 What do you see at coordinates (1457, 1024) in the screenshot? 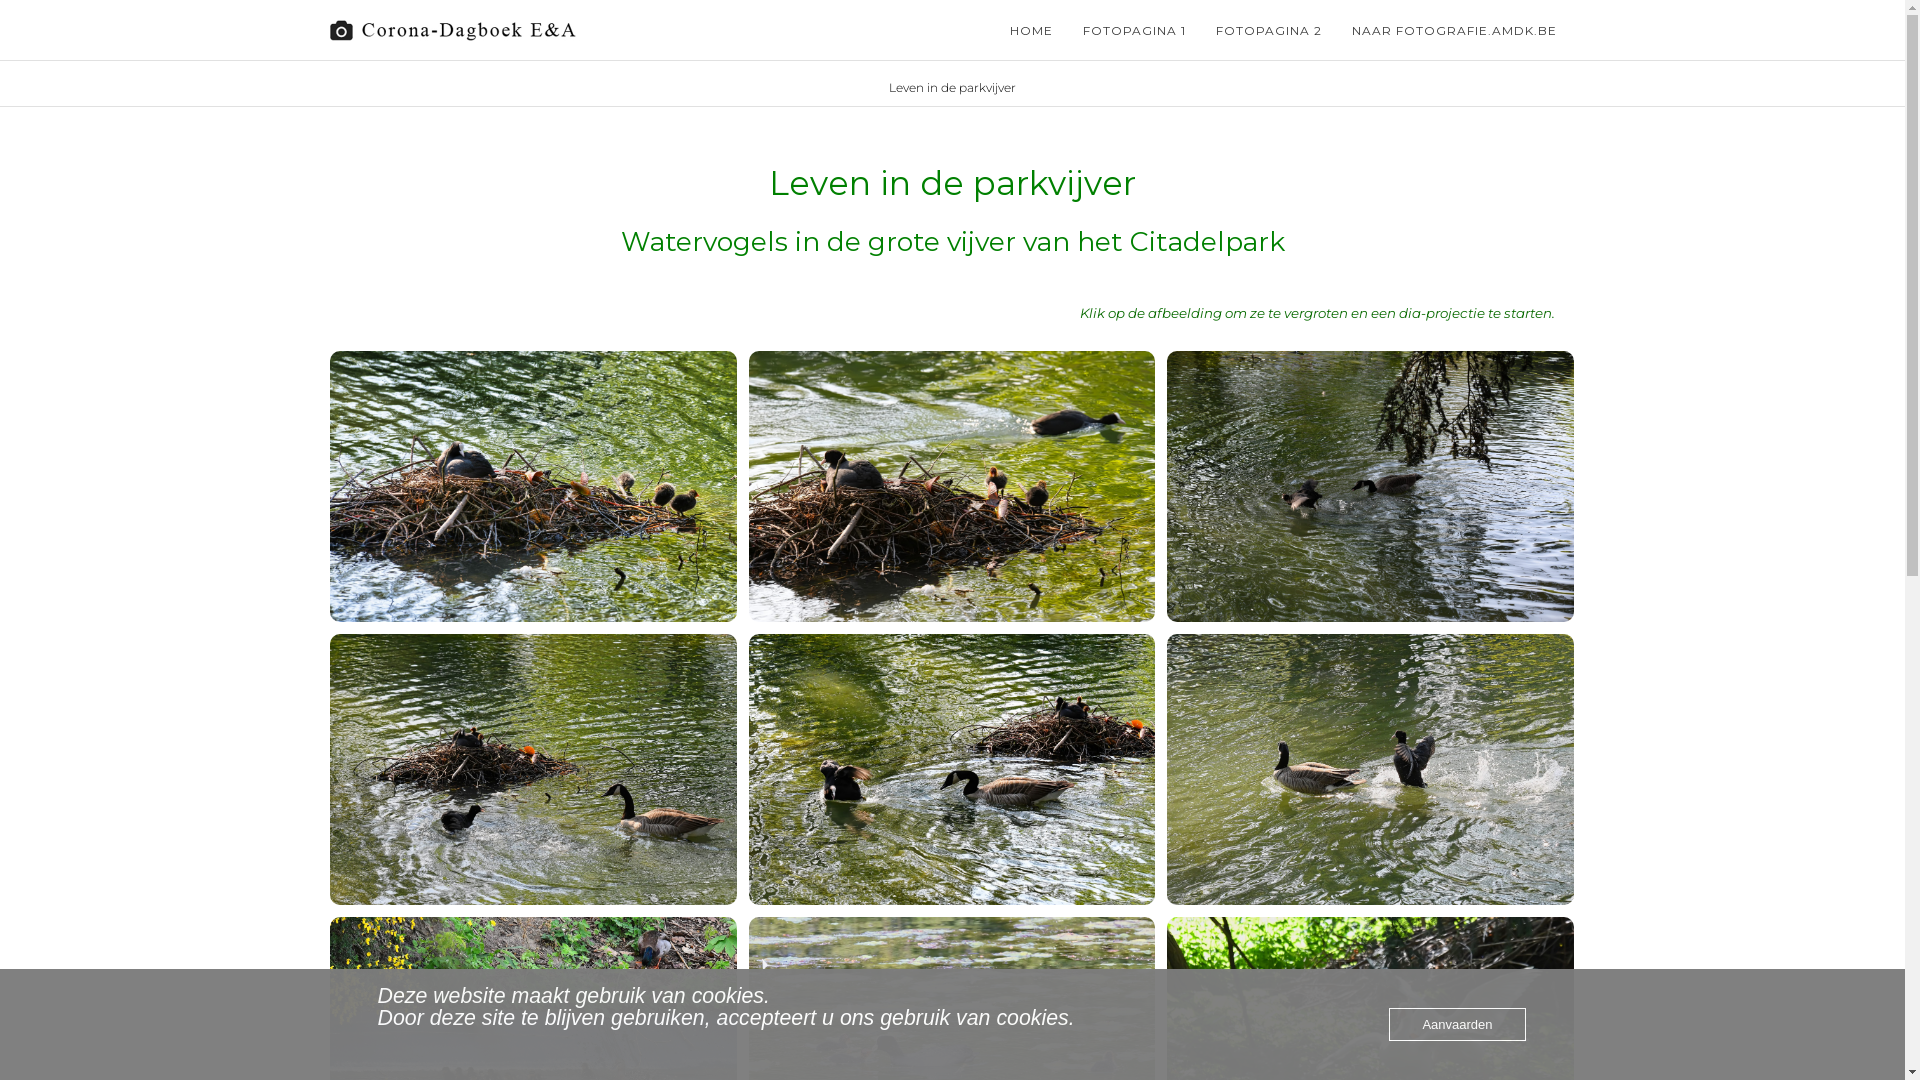
I see `'Aanvaarden'` at bounding box center [1457, 1024].